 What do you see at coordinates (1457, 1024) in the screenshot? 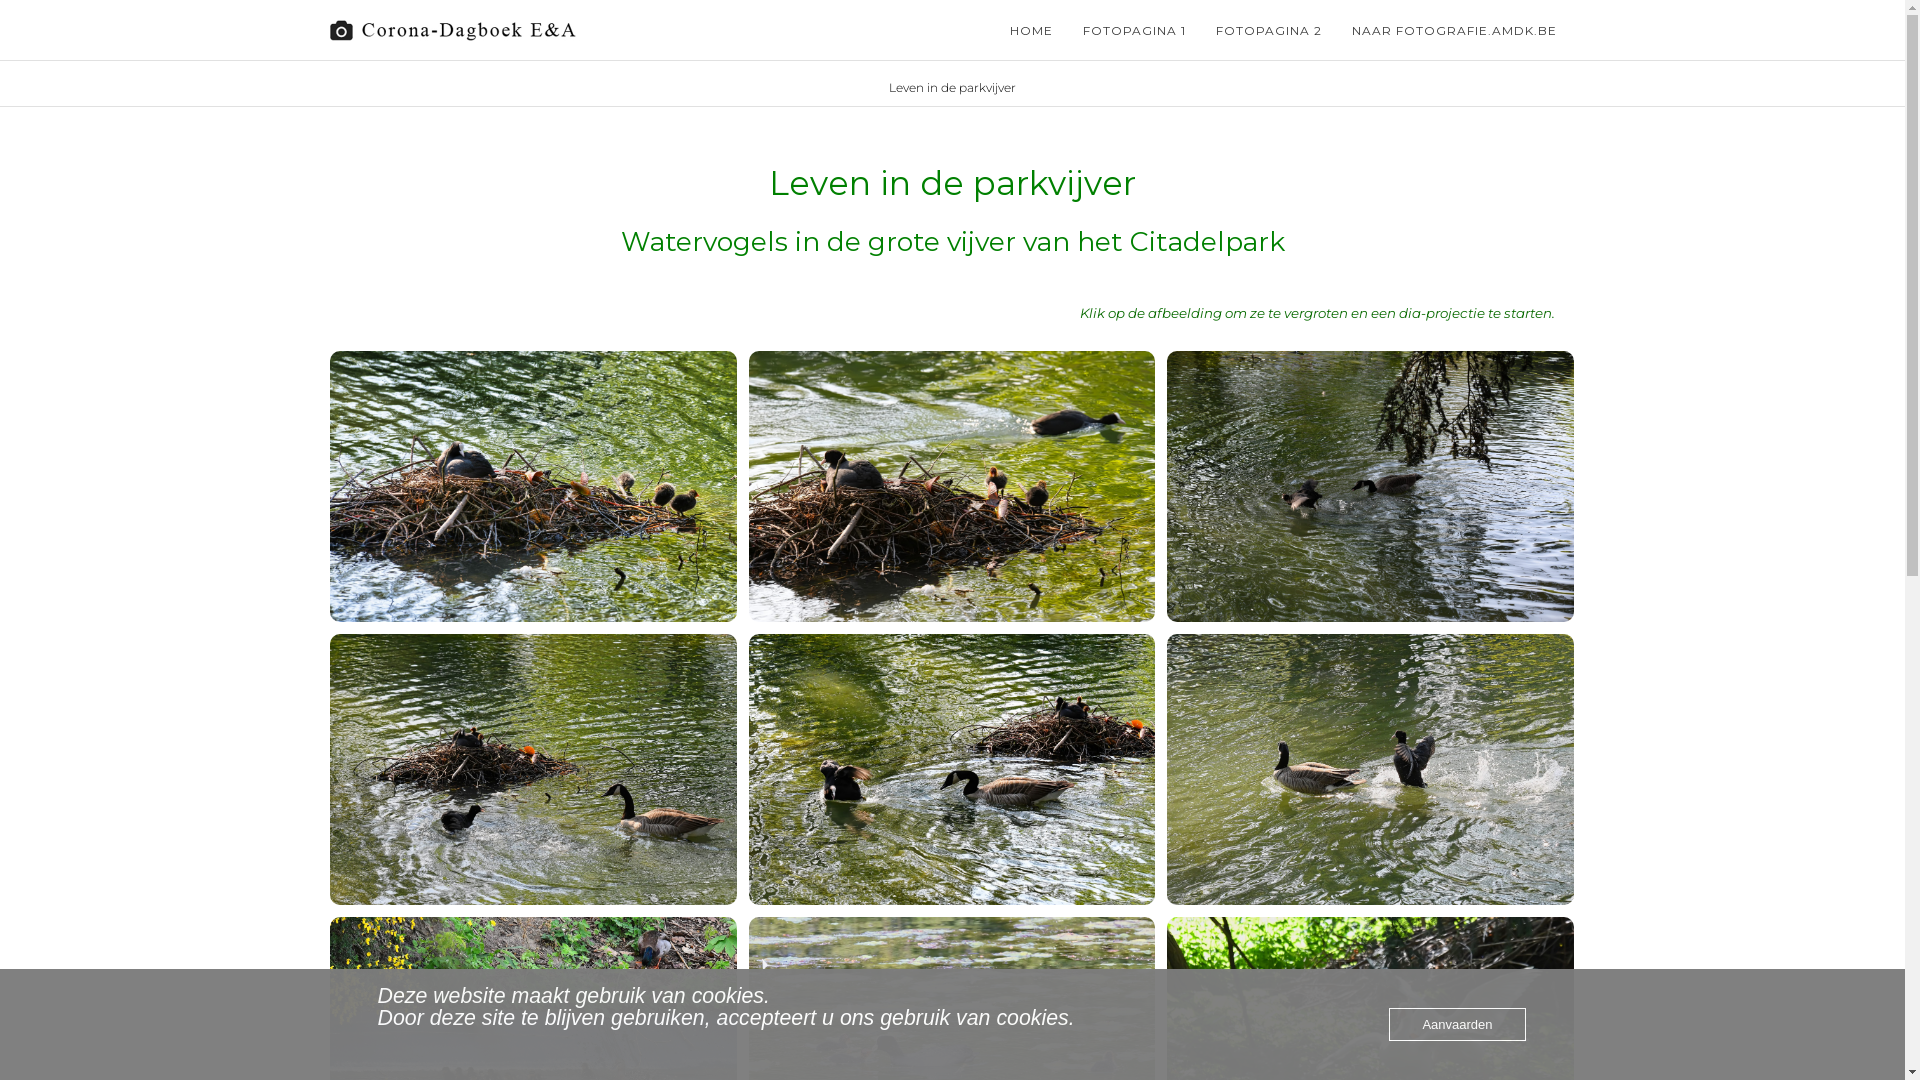
I see `'Aanvaarden'` at bounding box center [1457, 1024].